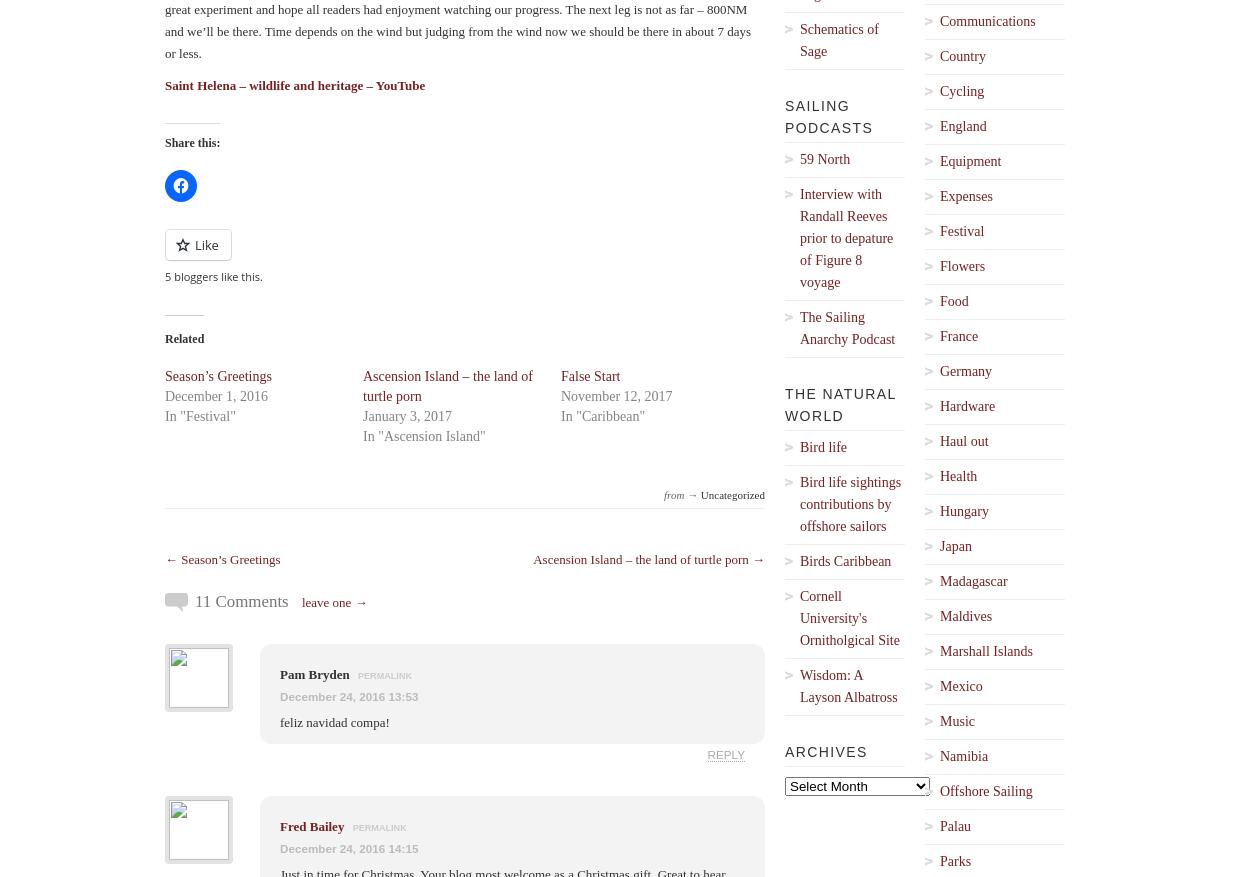 This screenshot has width=1250, height=877. What do you see at coordinates (844, 561) in the screenshot?
I see `'Birds Caribbean'` at bounding box center [844, 561].